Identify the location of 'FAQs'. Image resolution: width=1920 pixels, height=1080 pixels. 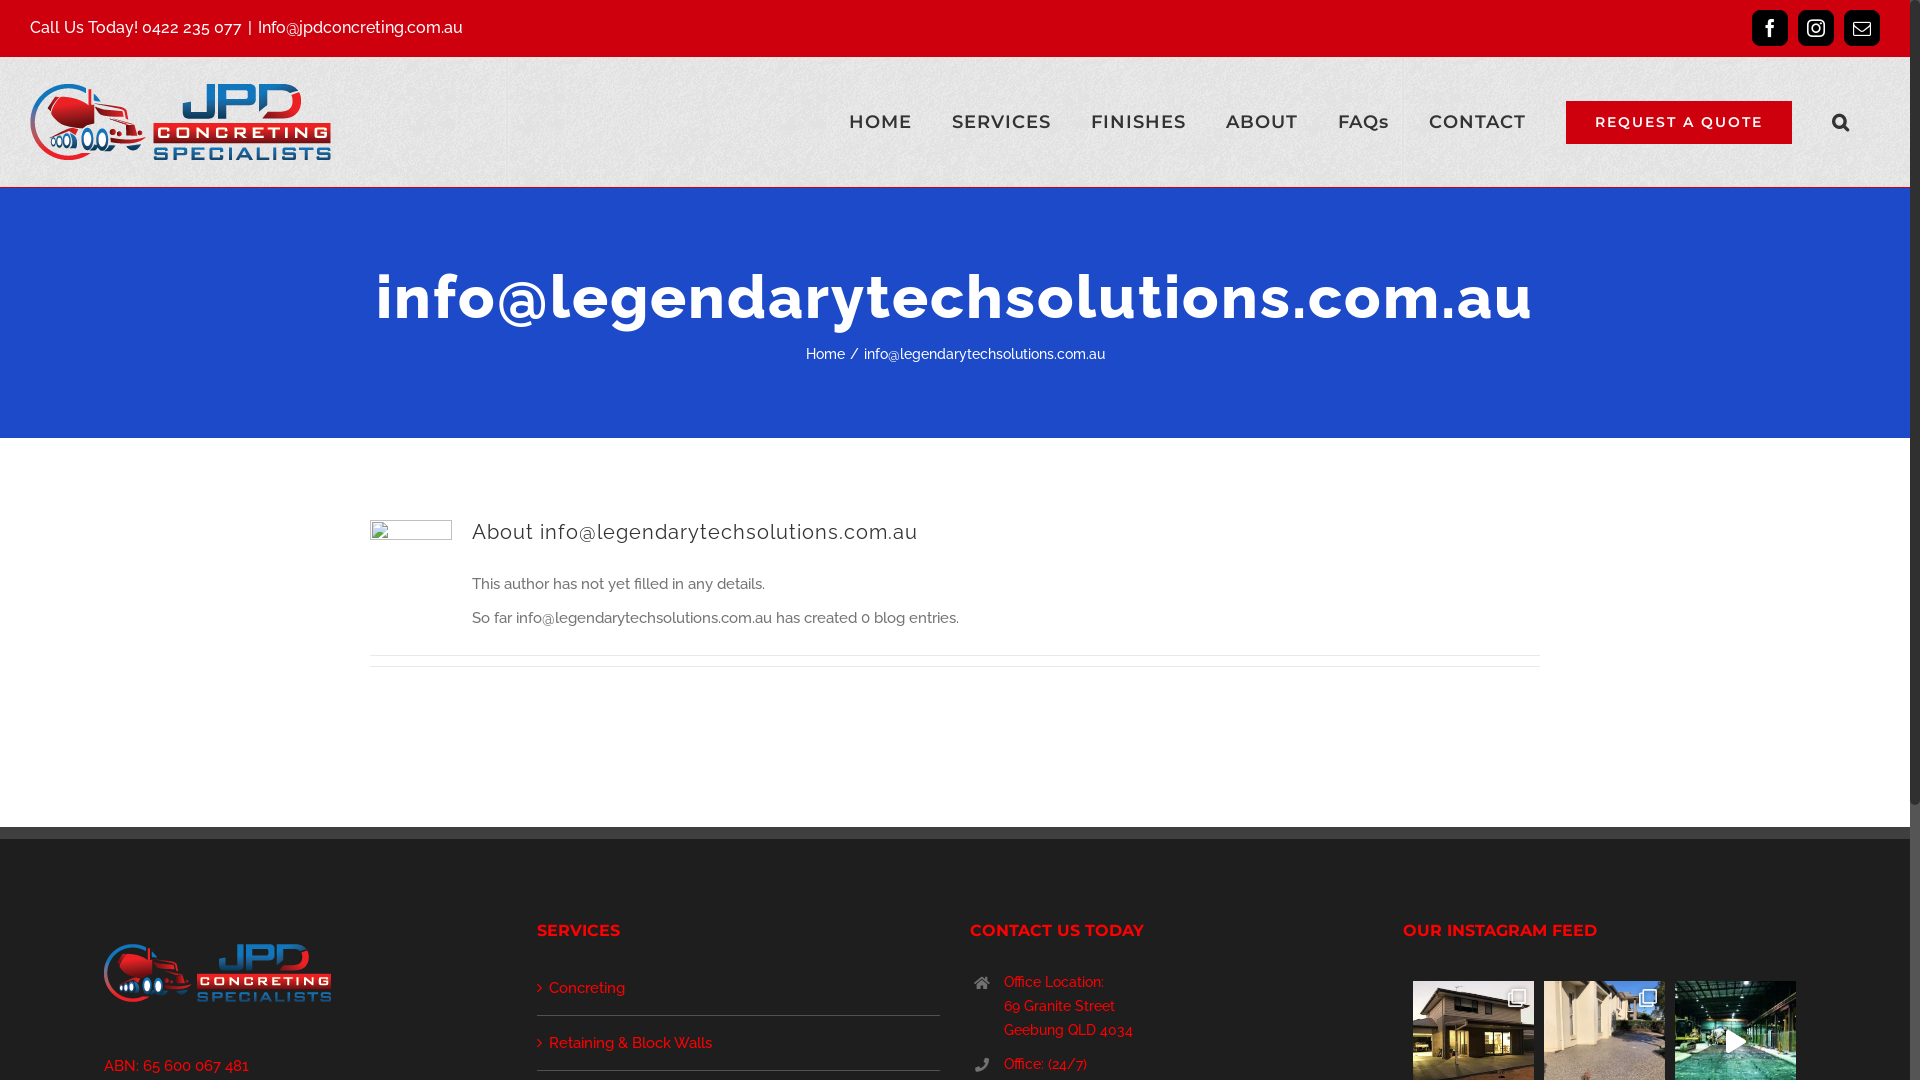
(1362, 122).